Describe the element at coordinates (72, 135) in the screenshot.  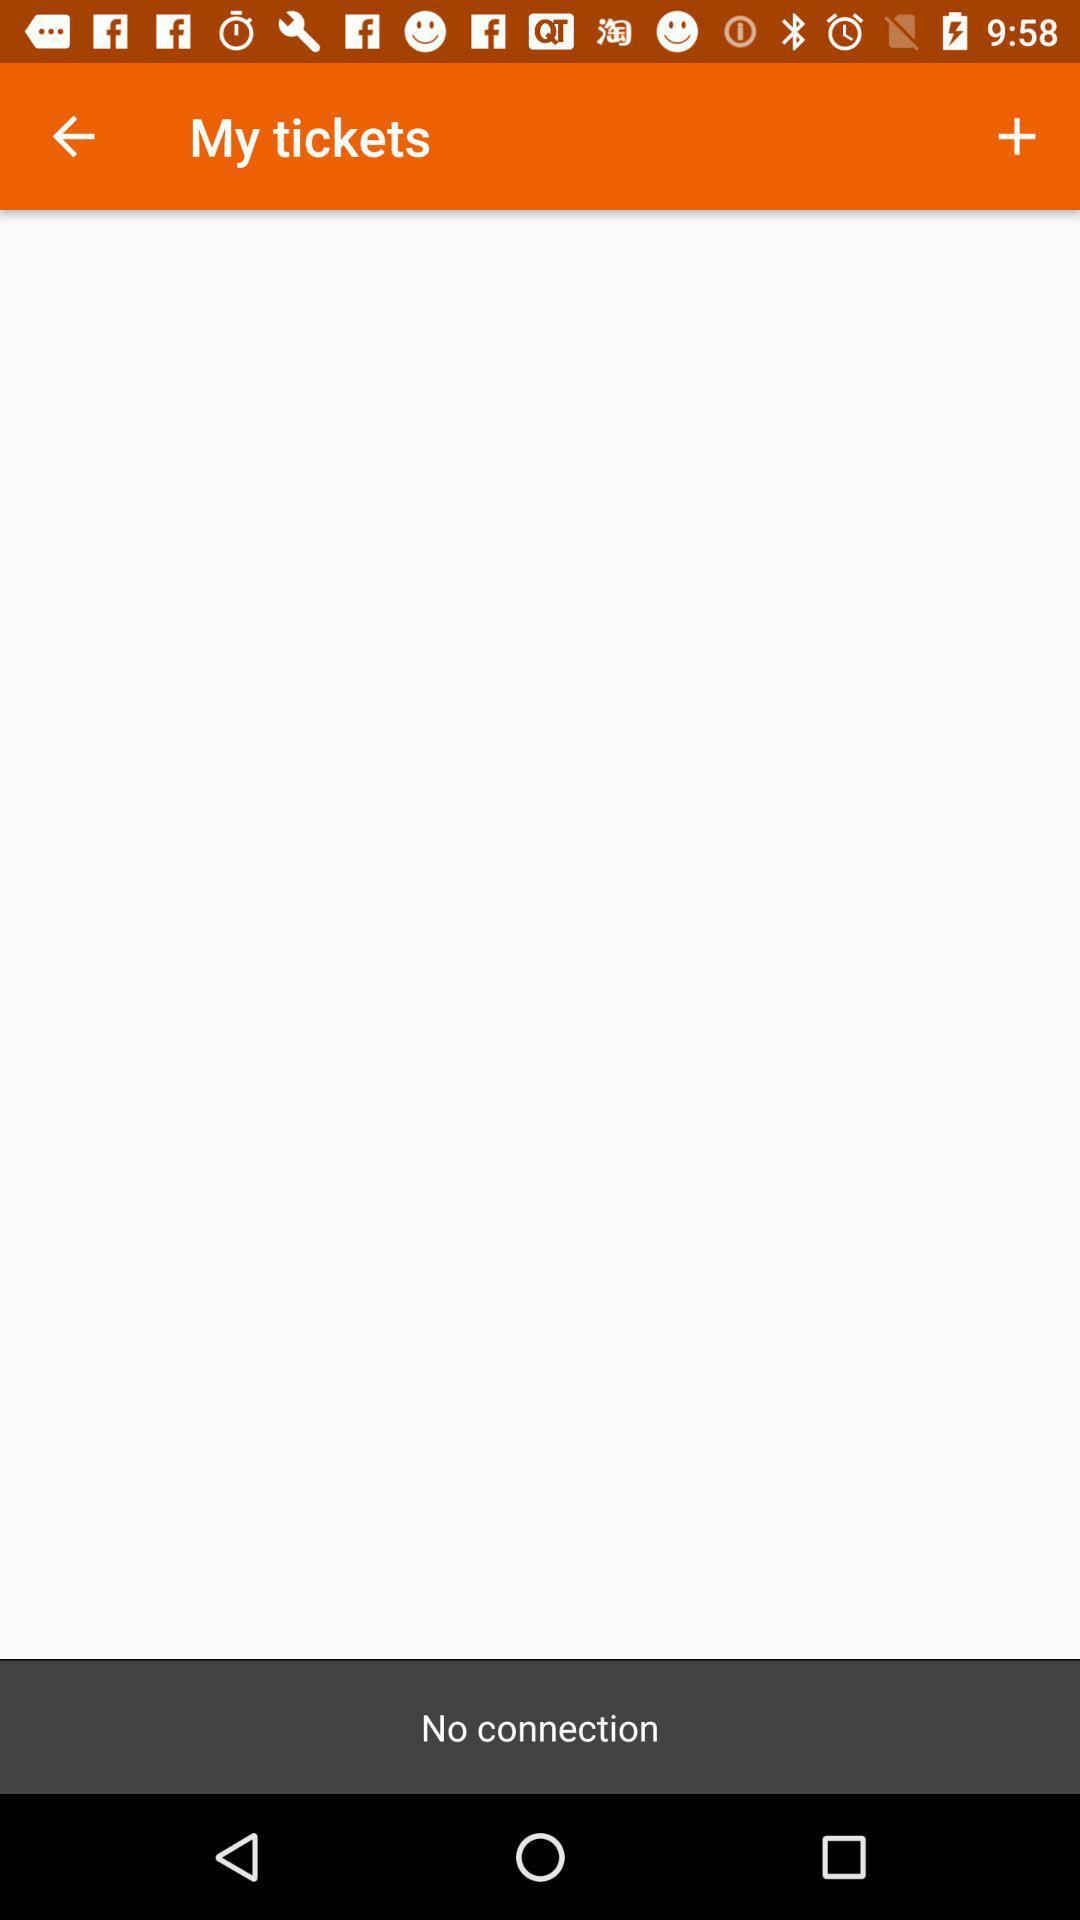
I see `the icon to the left of my tickets` at that location.